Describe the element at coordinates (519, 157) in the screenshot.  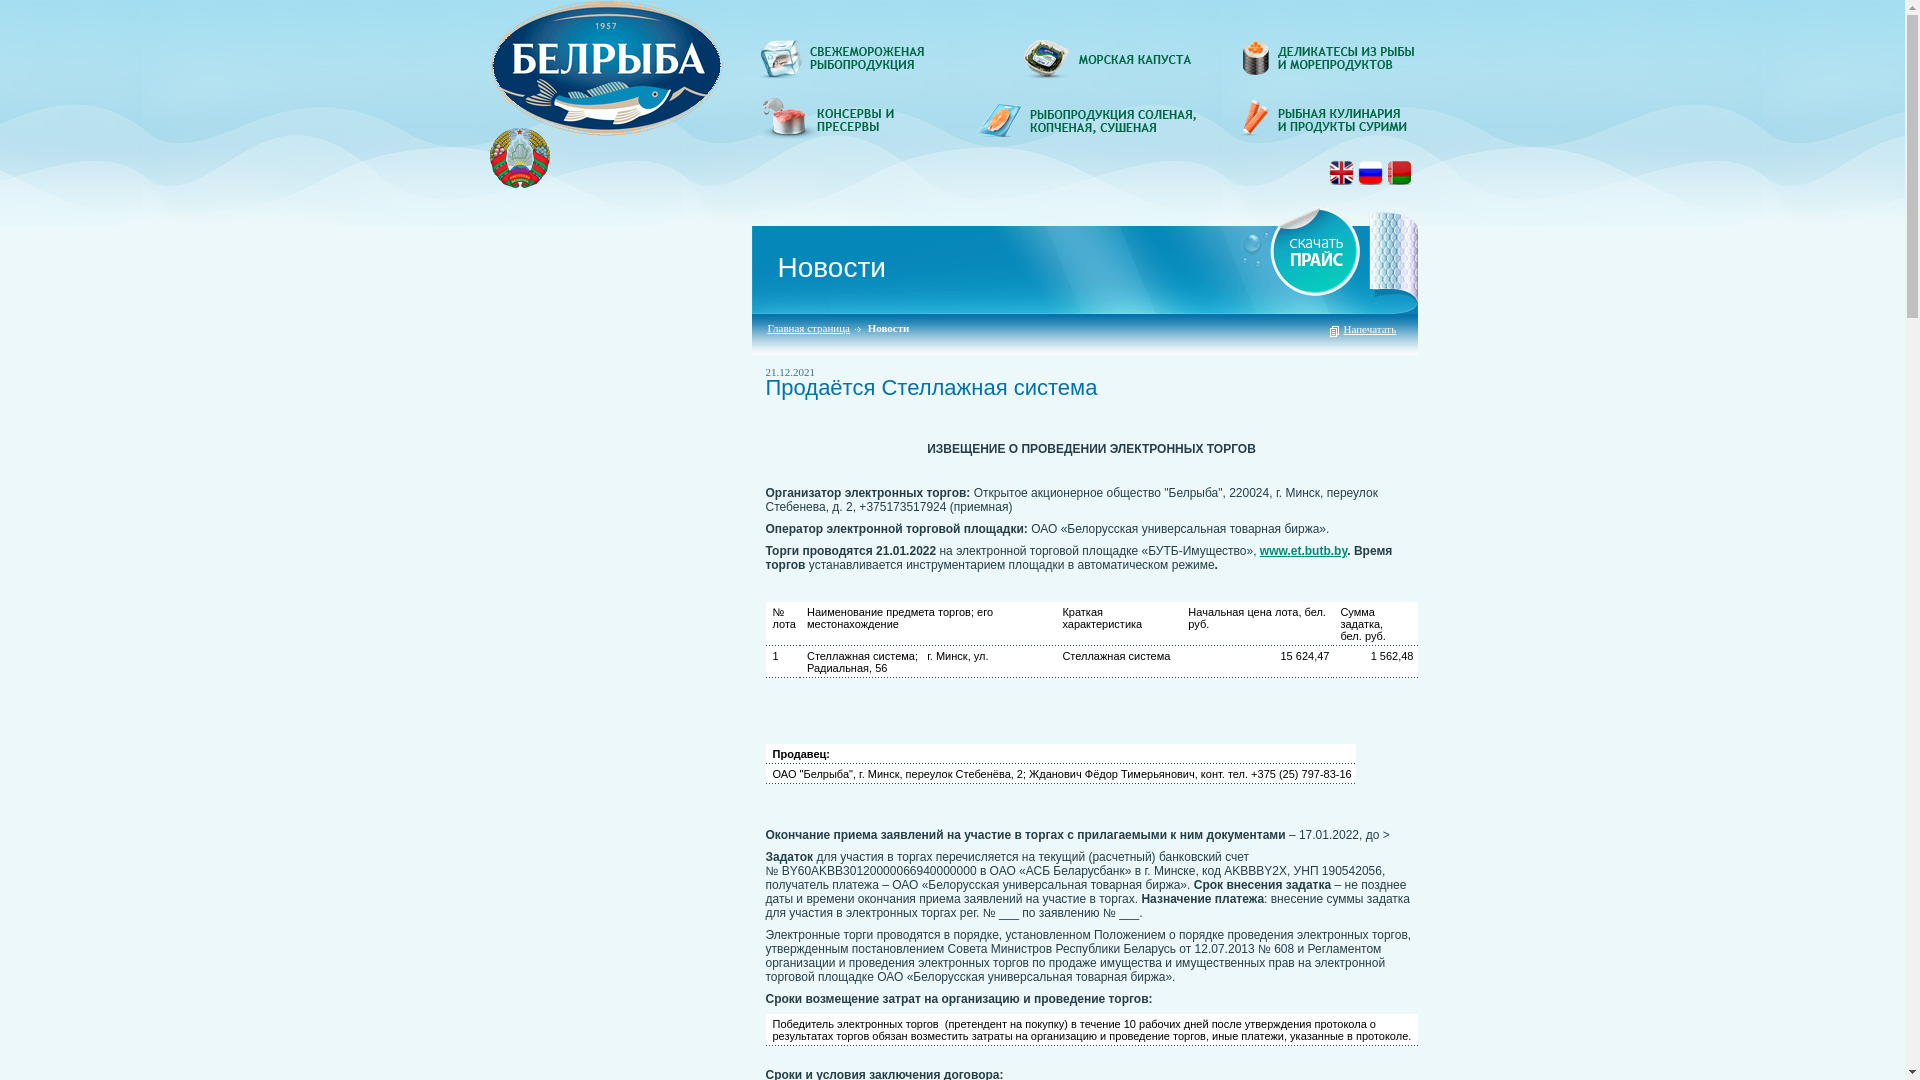
I see `'gerb'` at that location.